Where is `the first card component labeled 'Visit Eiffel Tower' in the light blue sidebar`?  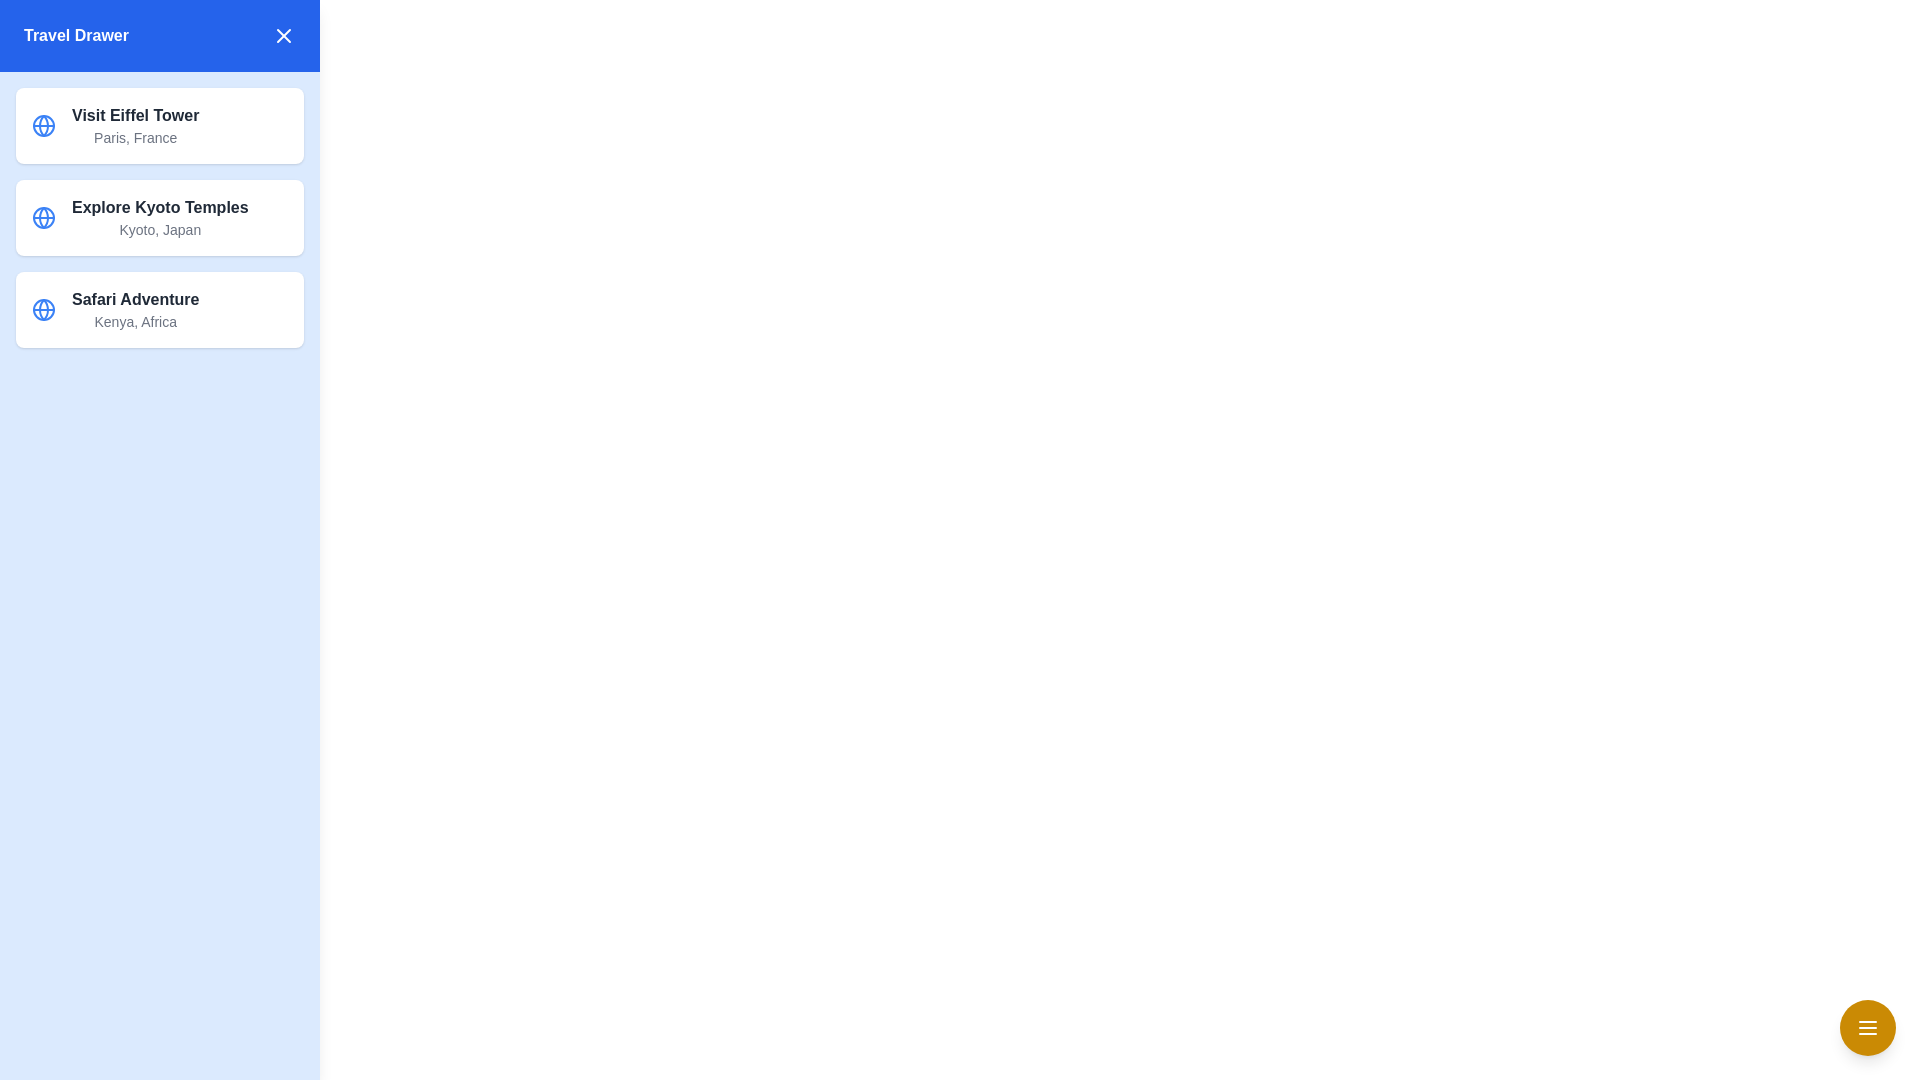 the first card component labeled 'Visit Eiffel Tower' in the light blue sidebar is located at coordinates (158, 126).